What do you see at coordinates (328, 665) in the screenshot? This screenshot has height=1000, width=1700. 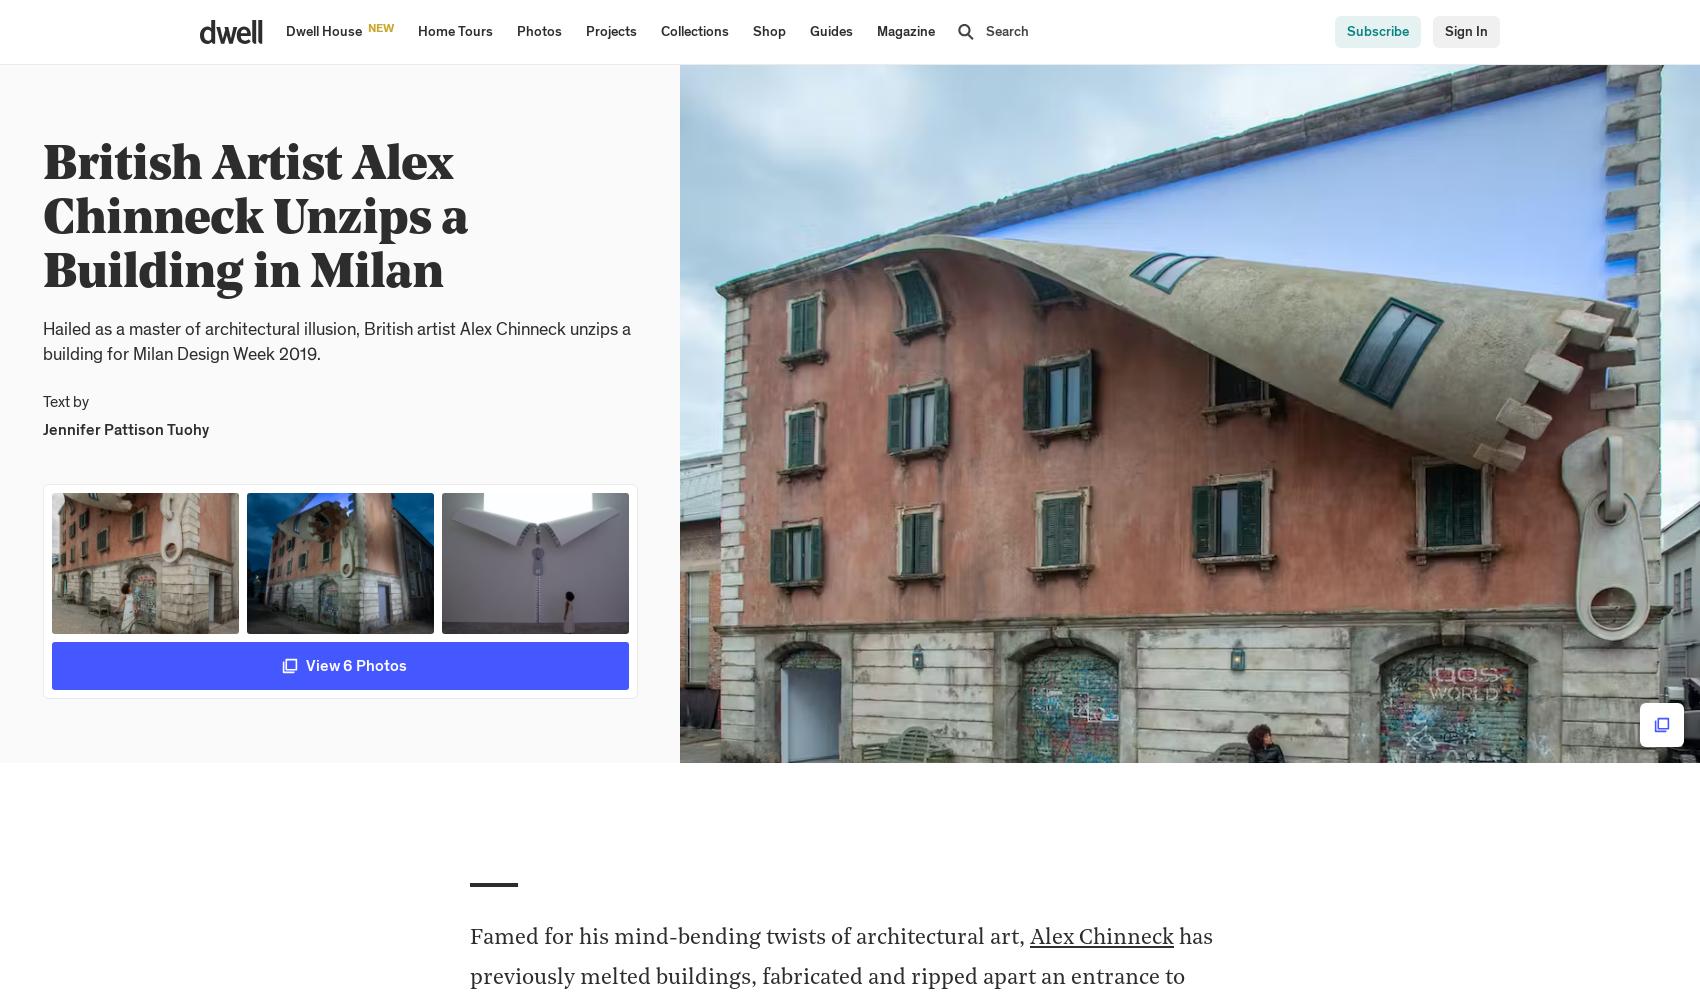 I see `'View 6'` at bounding box center [328, 665].